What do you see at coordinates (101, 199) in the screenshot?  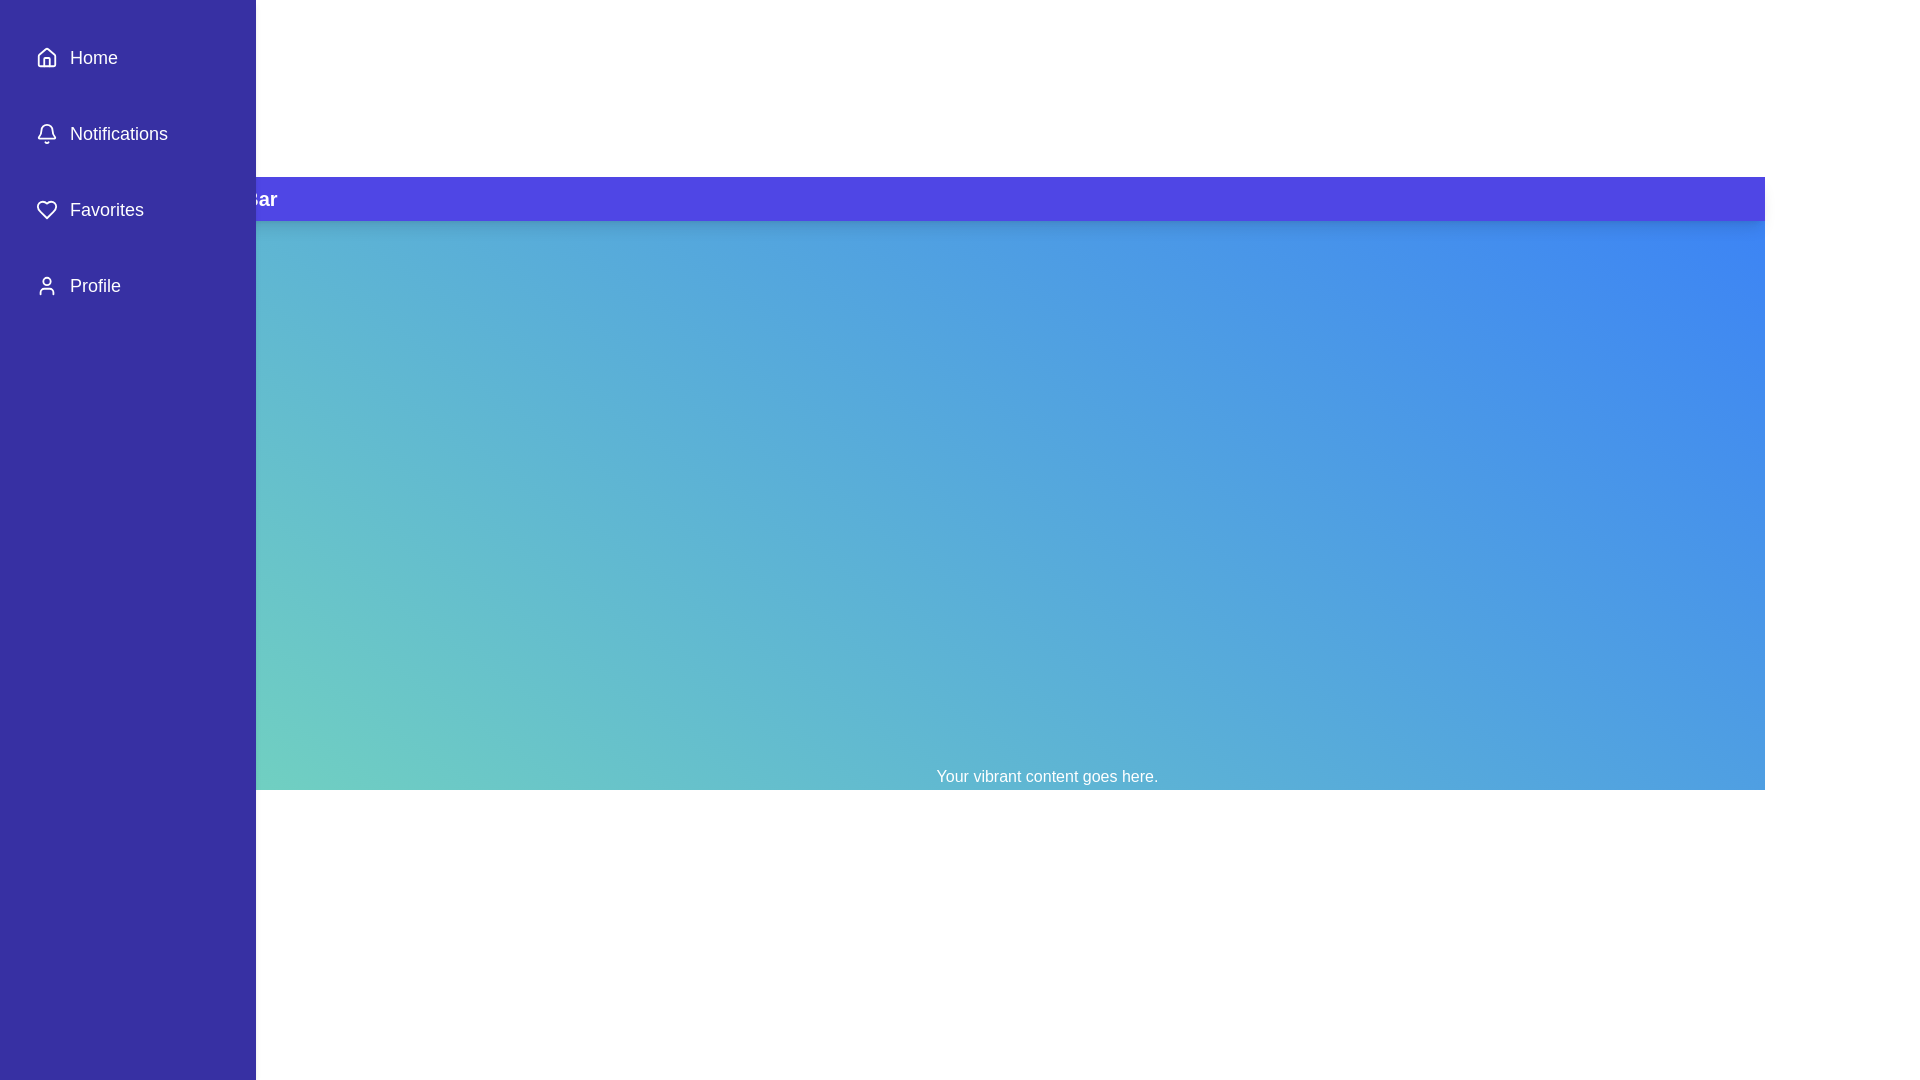 I see `the menu icon to toggle the sidebar visibility` at bounding box center [101, 199].